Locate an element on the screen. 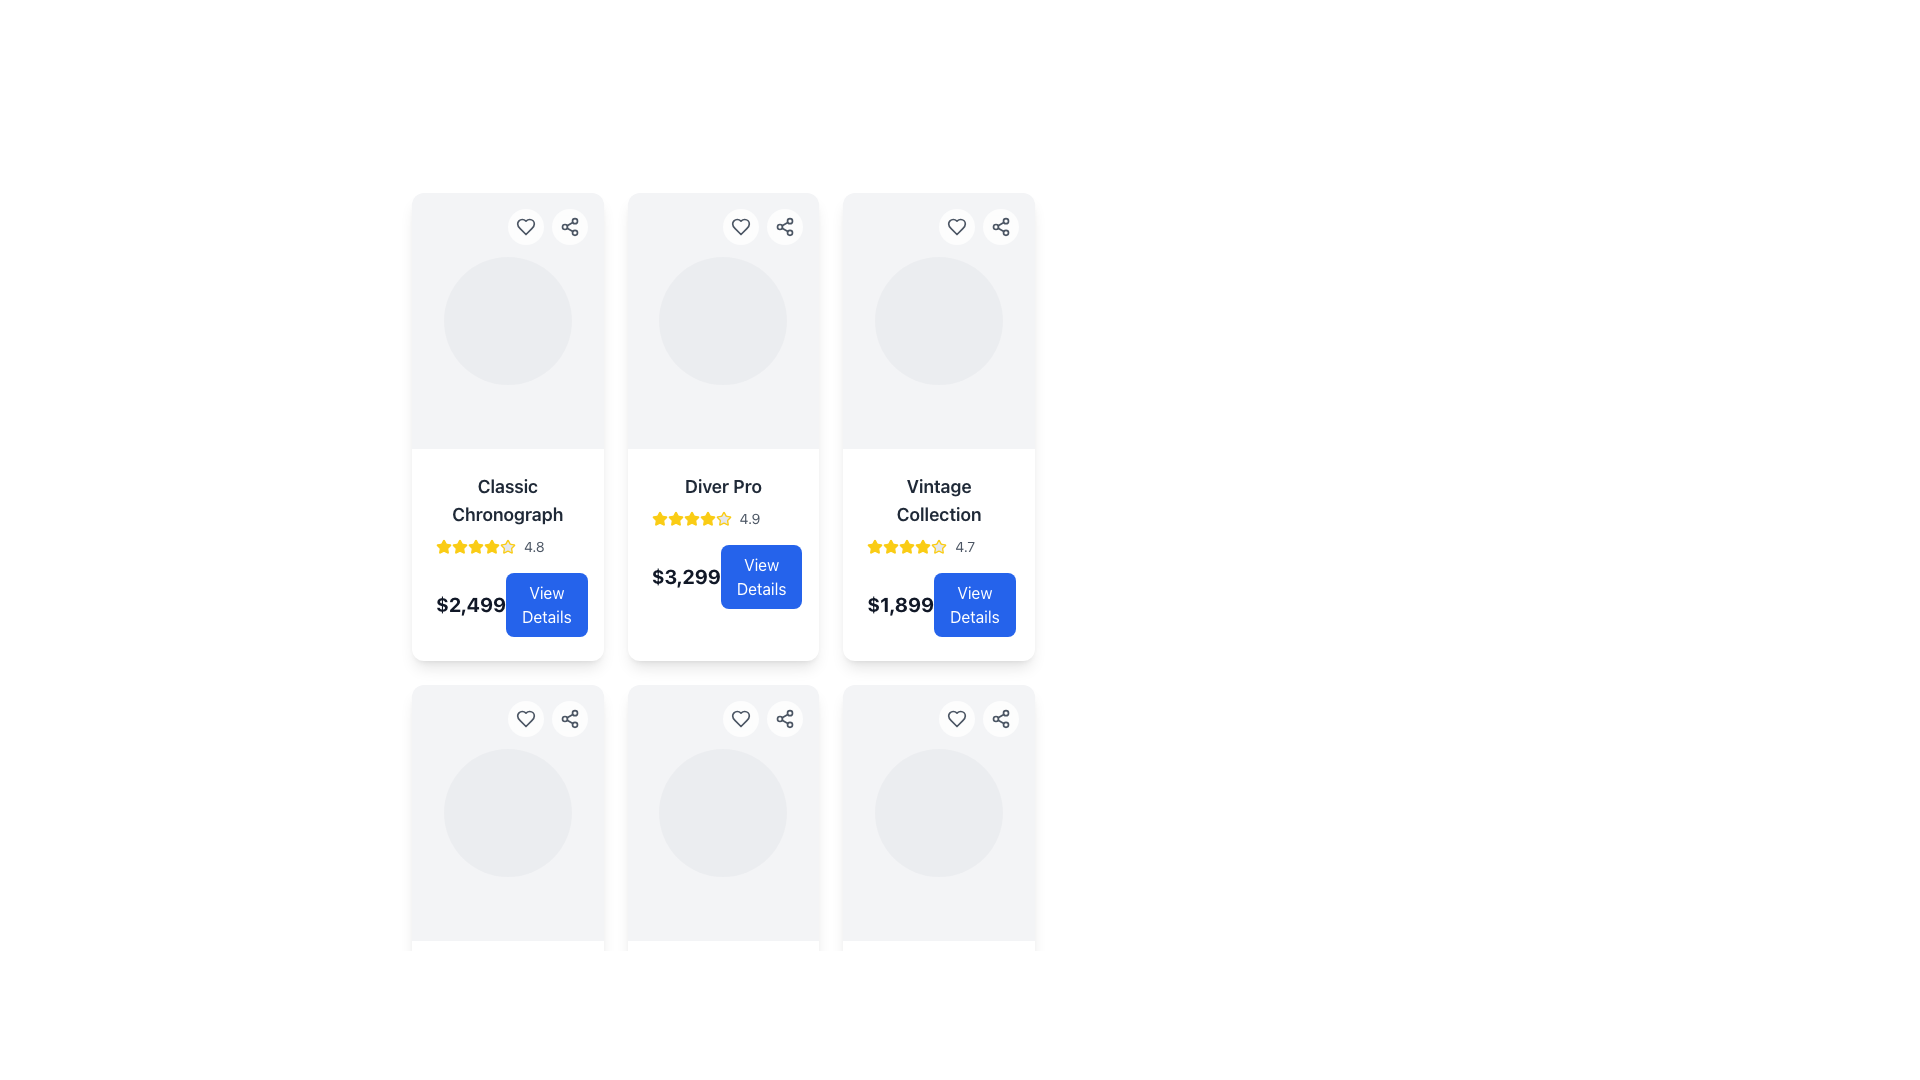  the share icon button located in the upper right corner of the 'Diver Pro' card is located at coordinates (568, 717).